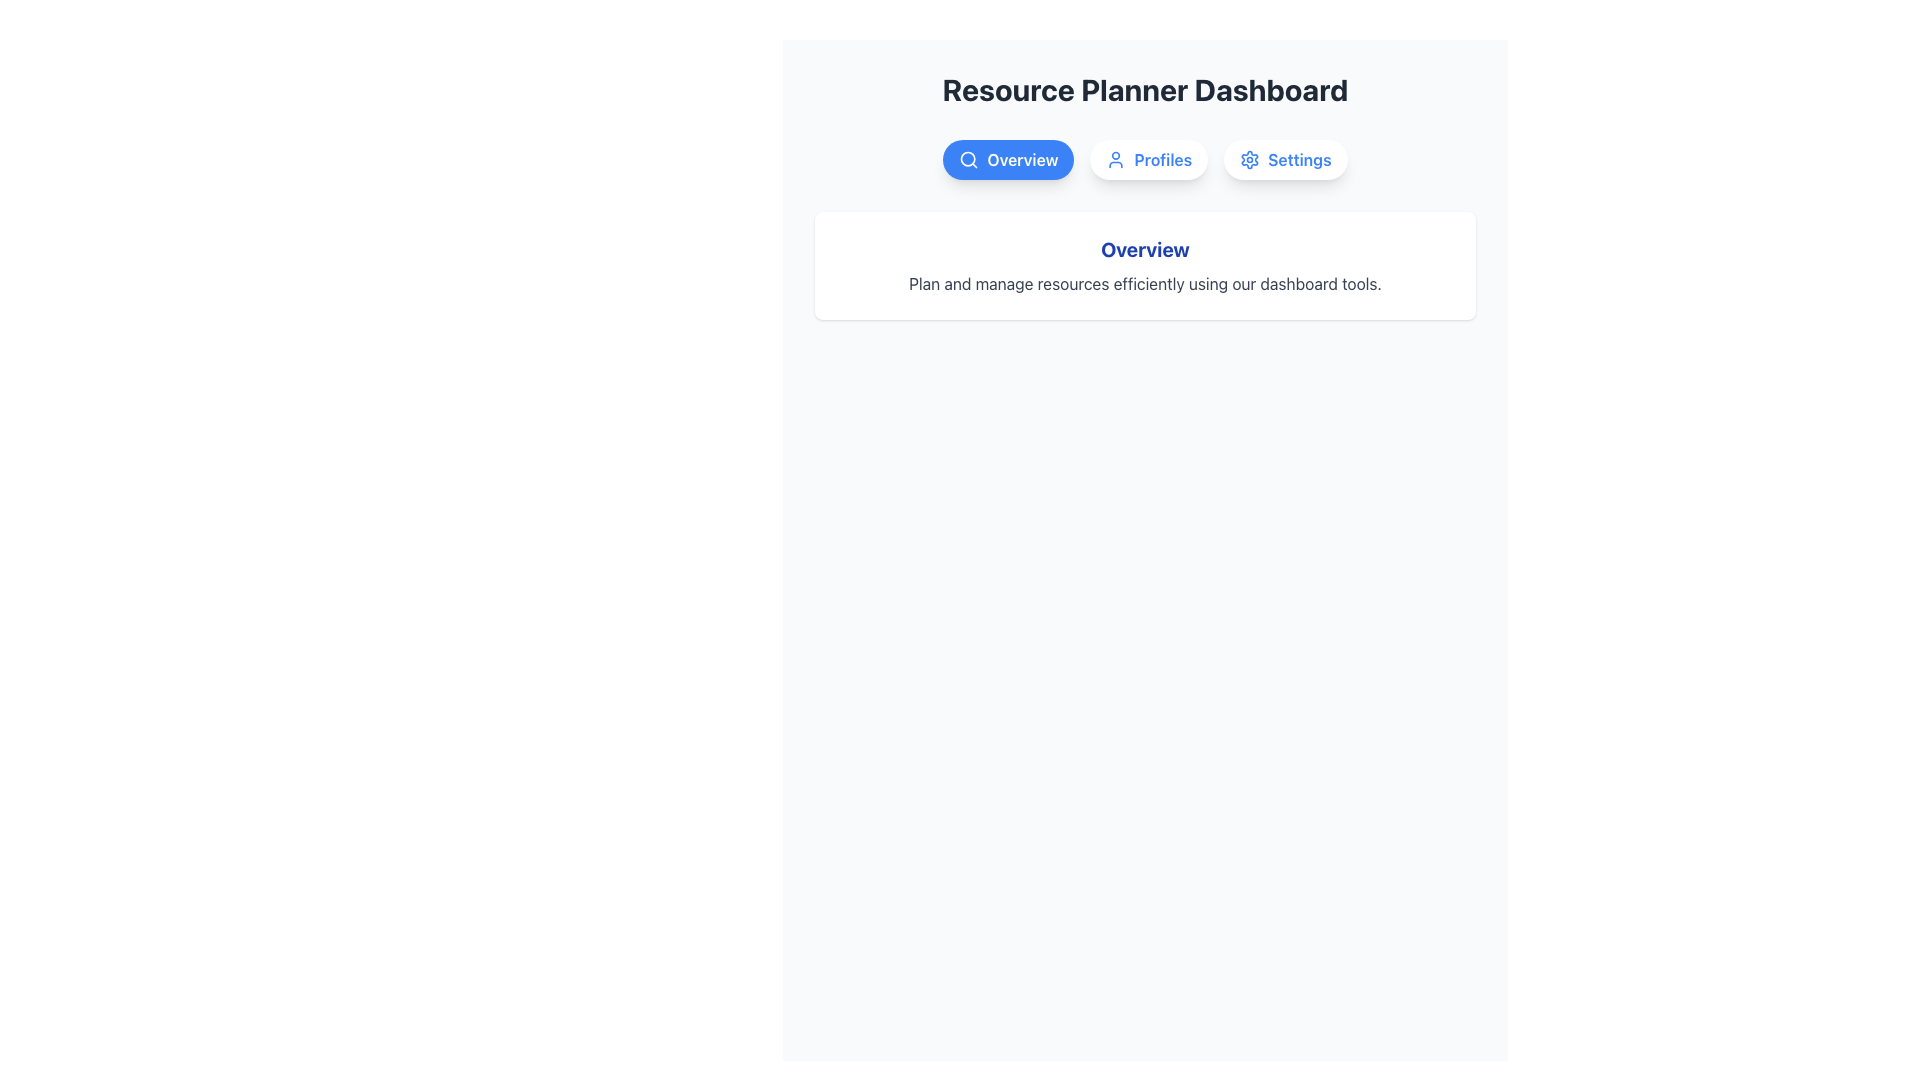  Describe the element at coordinates (969, 158) in the screenshot. I see `the 'Overview' button, which is the leftmost button in a horizontal list and features an icon indicating search or overview functionality` at that location.